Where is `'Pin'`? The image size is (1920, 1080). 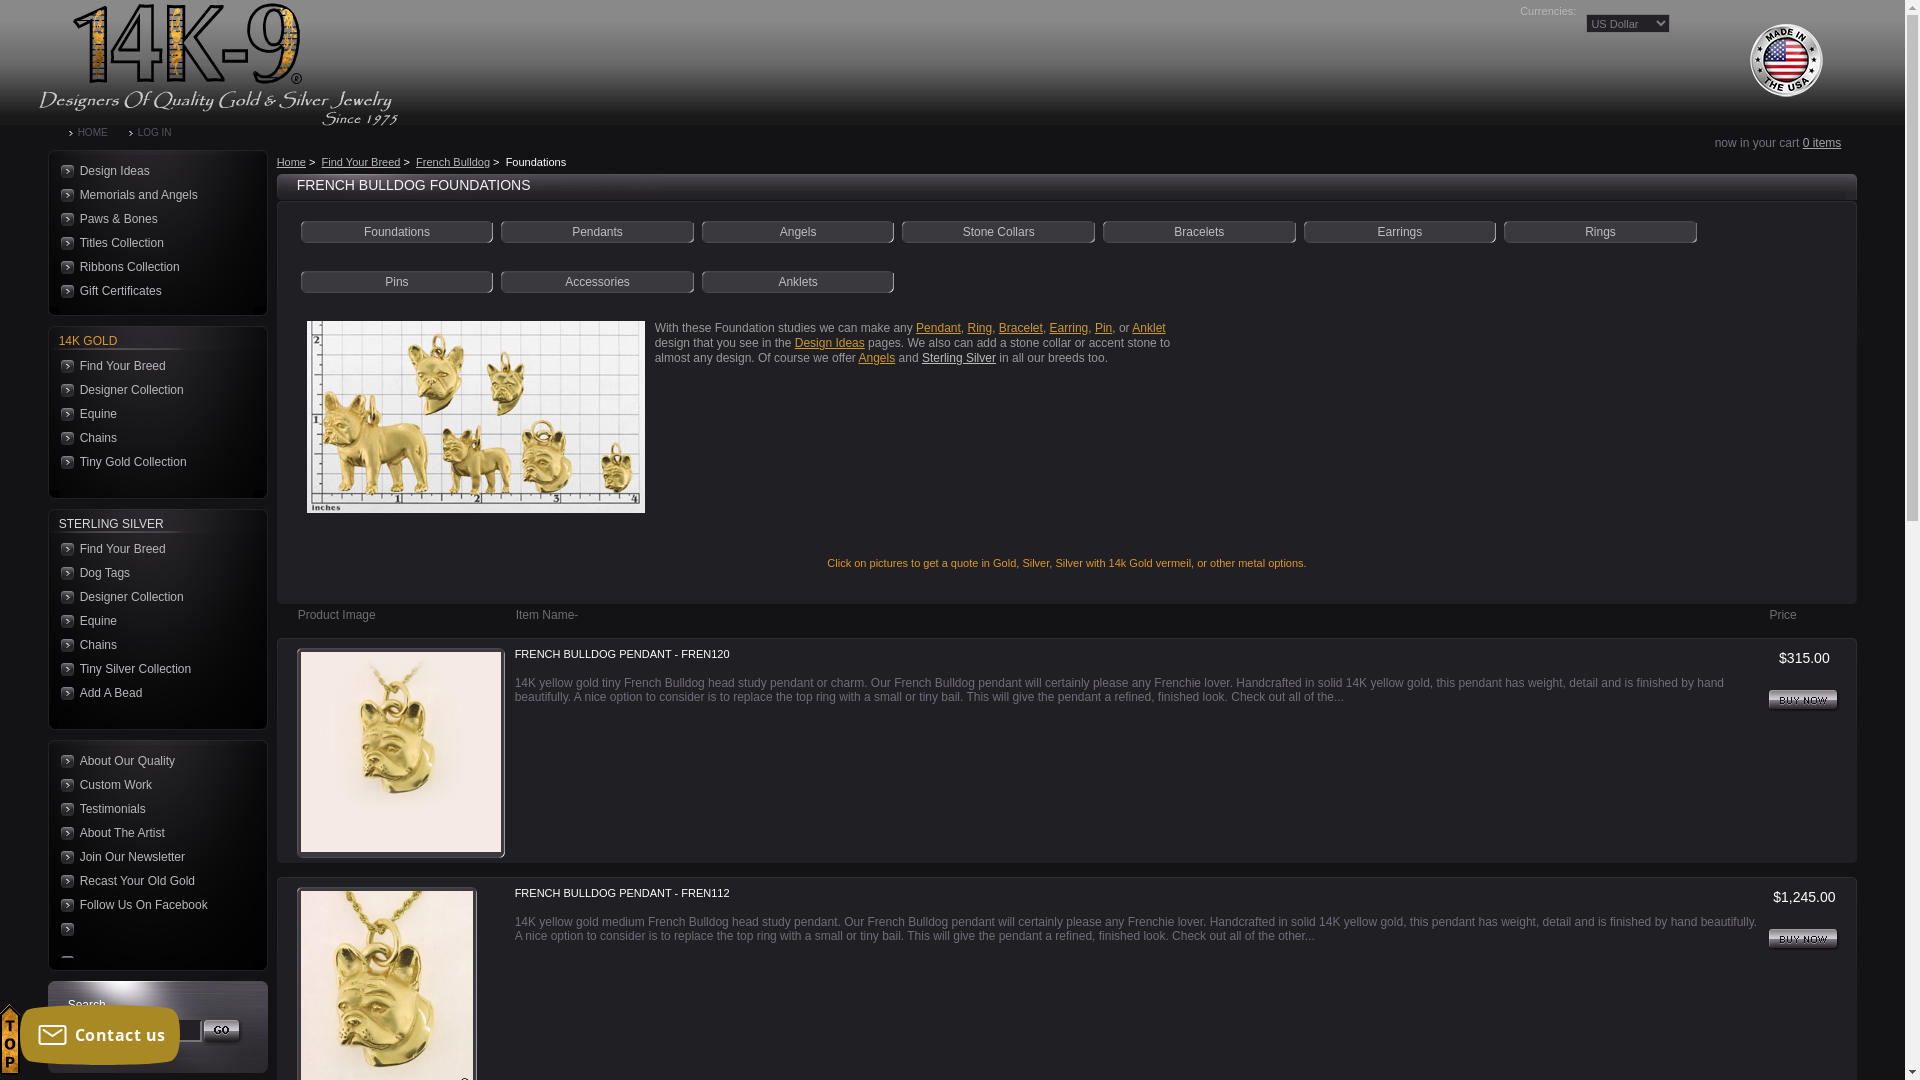
'Pin' is located at coordinates (1102, 326).